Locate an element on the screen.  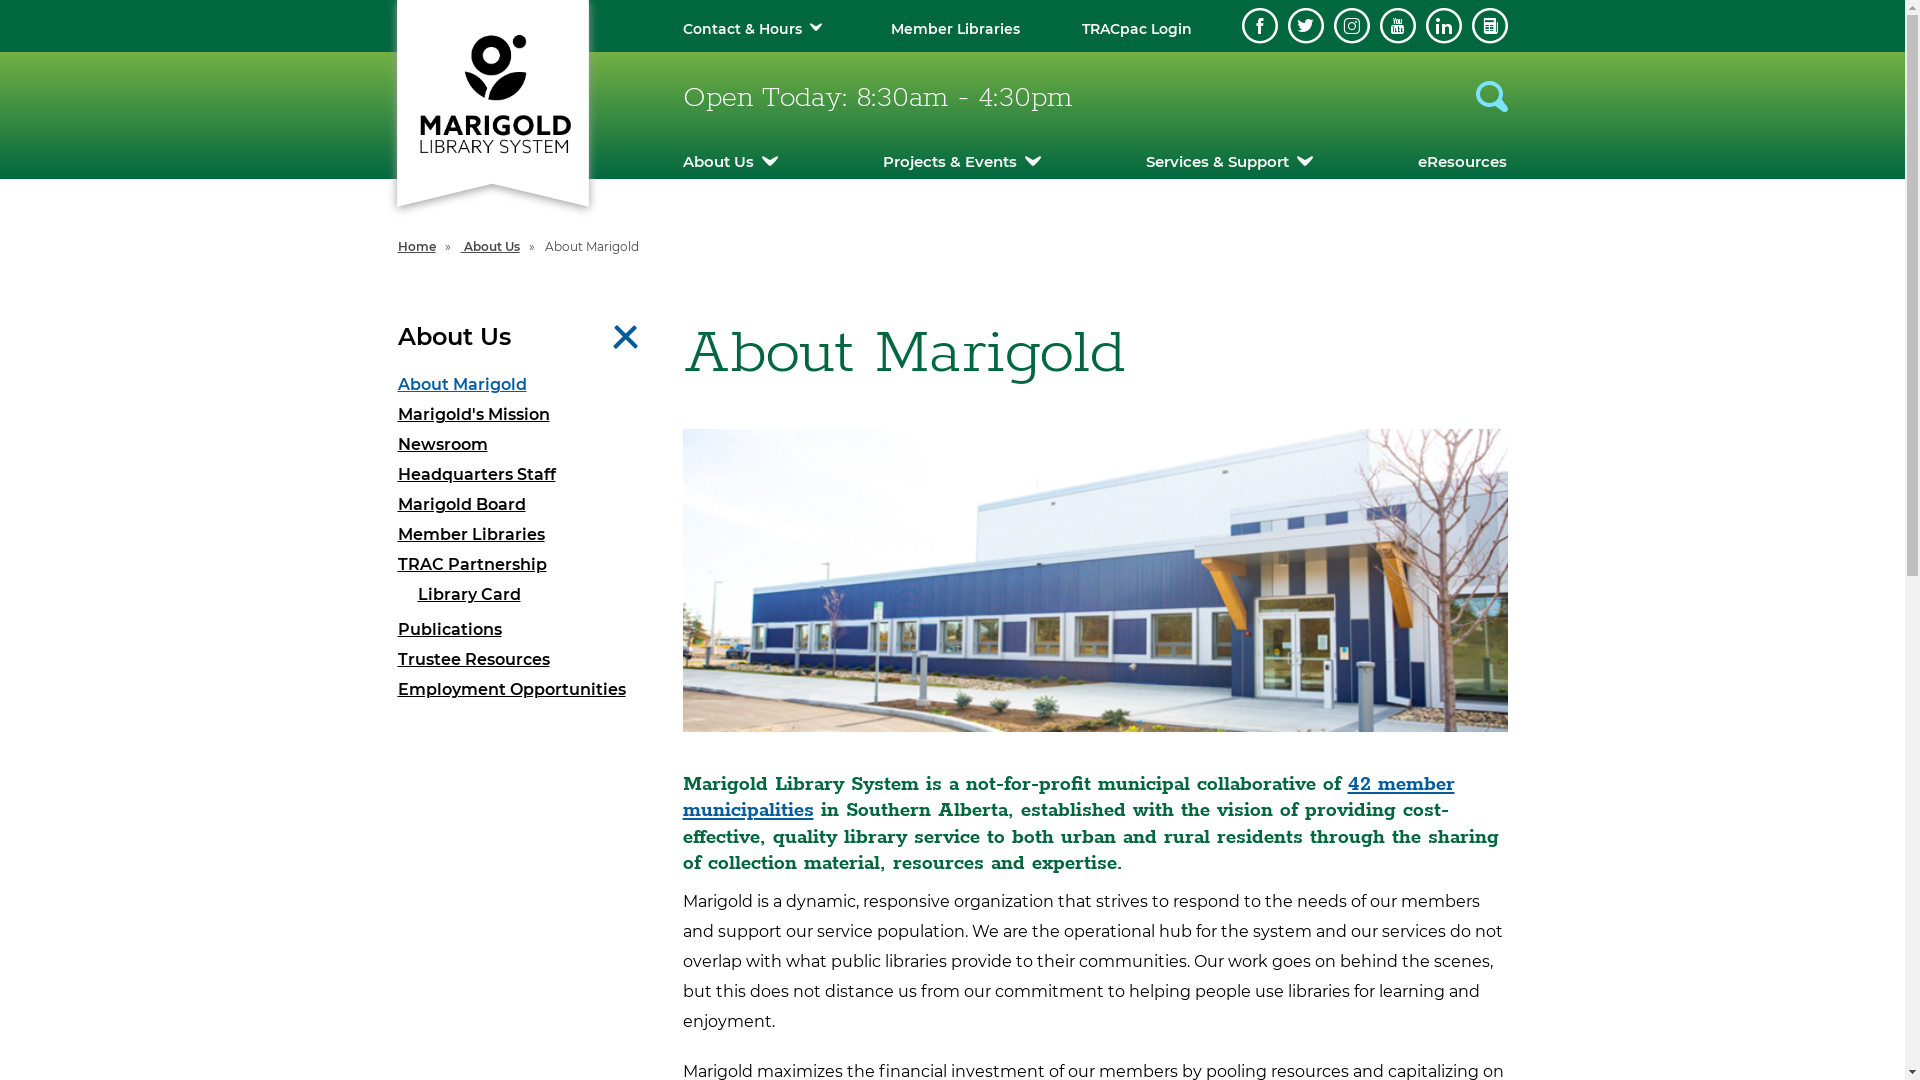
'Library Card' is located at coordinates (535, 593).